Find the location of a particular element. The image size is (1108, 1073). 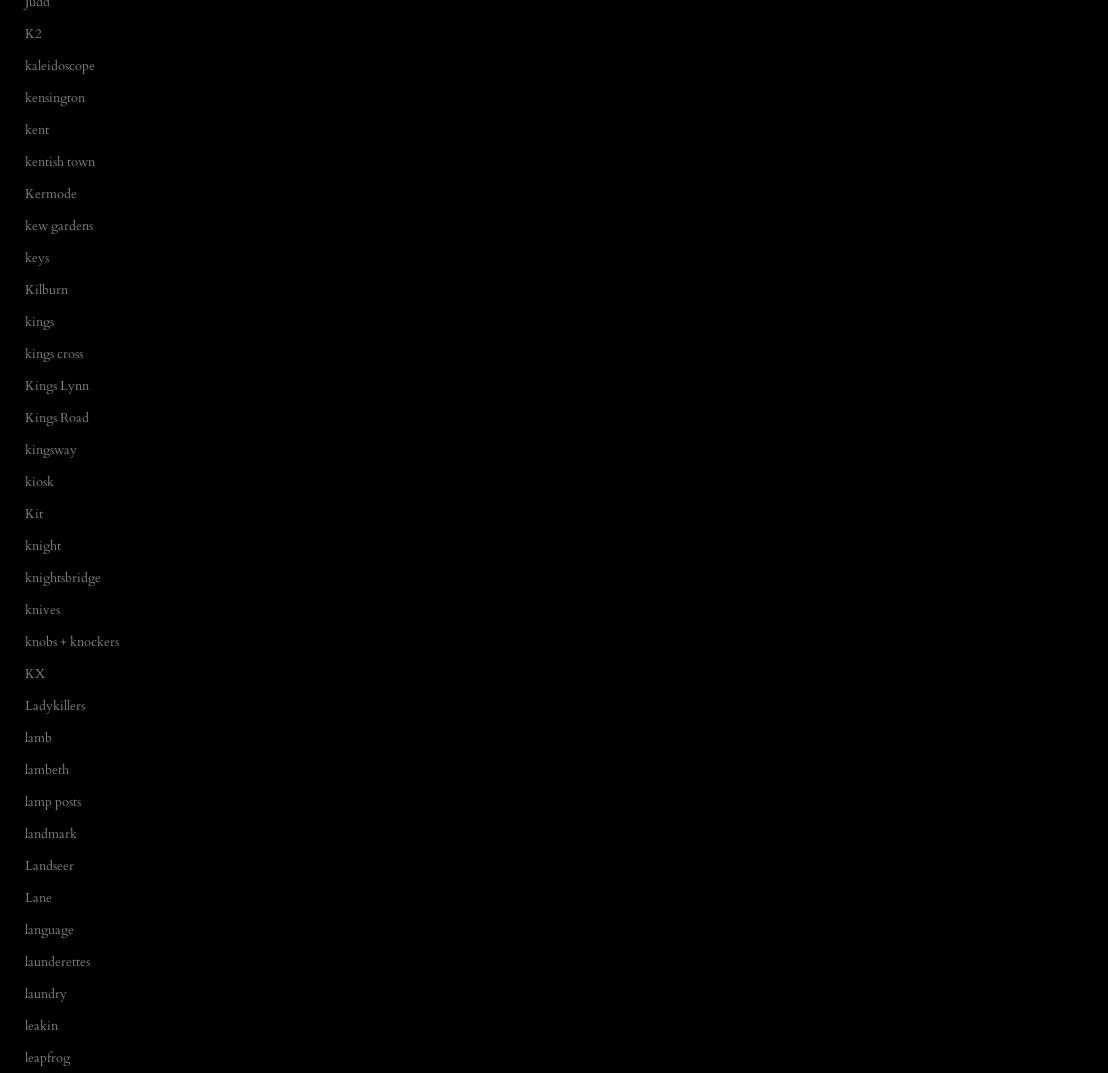

'launderettes' is located at coordinates (56, 959).